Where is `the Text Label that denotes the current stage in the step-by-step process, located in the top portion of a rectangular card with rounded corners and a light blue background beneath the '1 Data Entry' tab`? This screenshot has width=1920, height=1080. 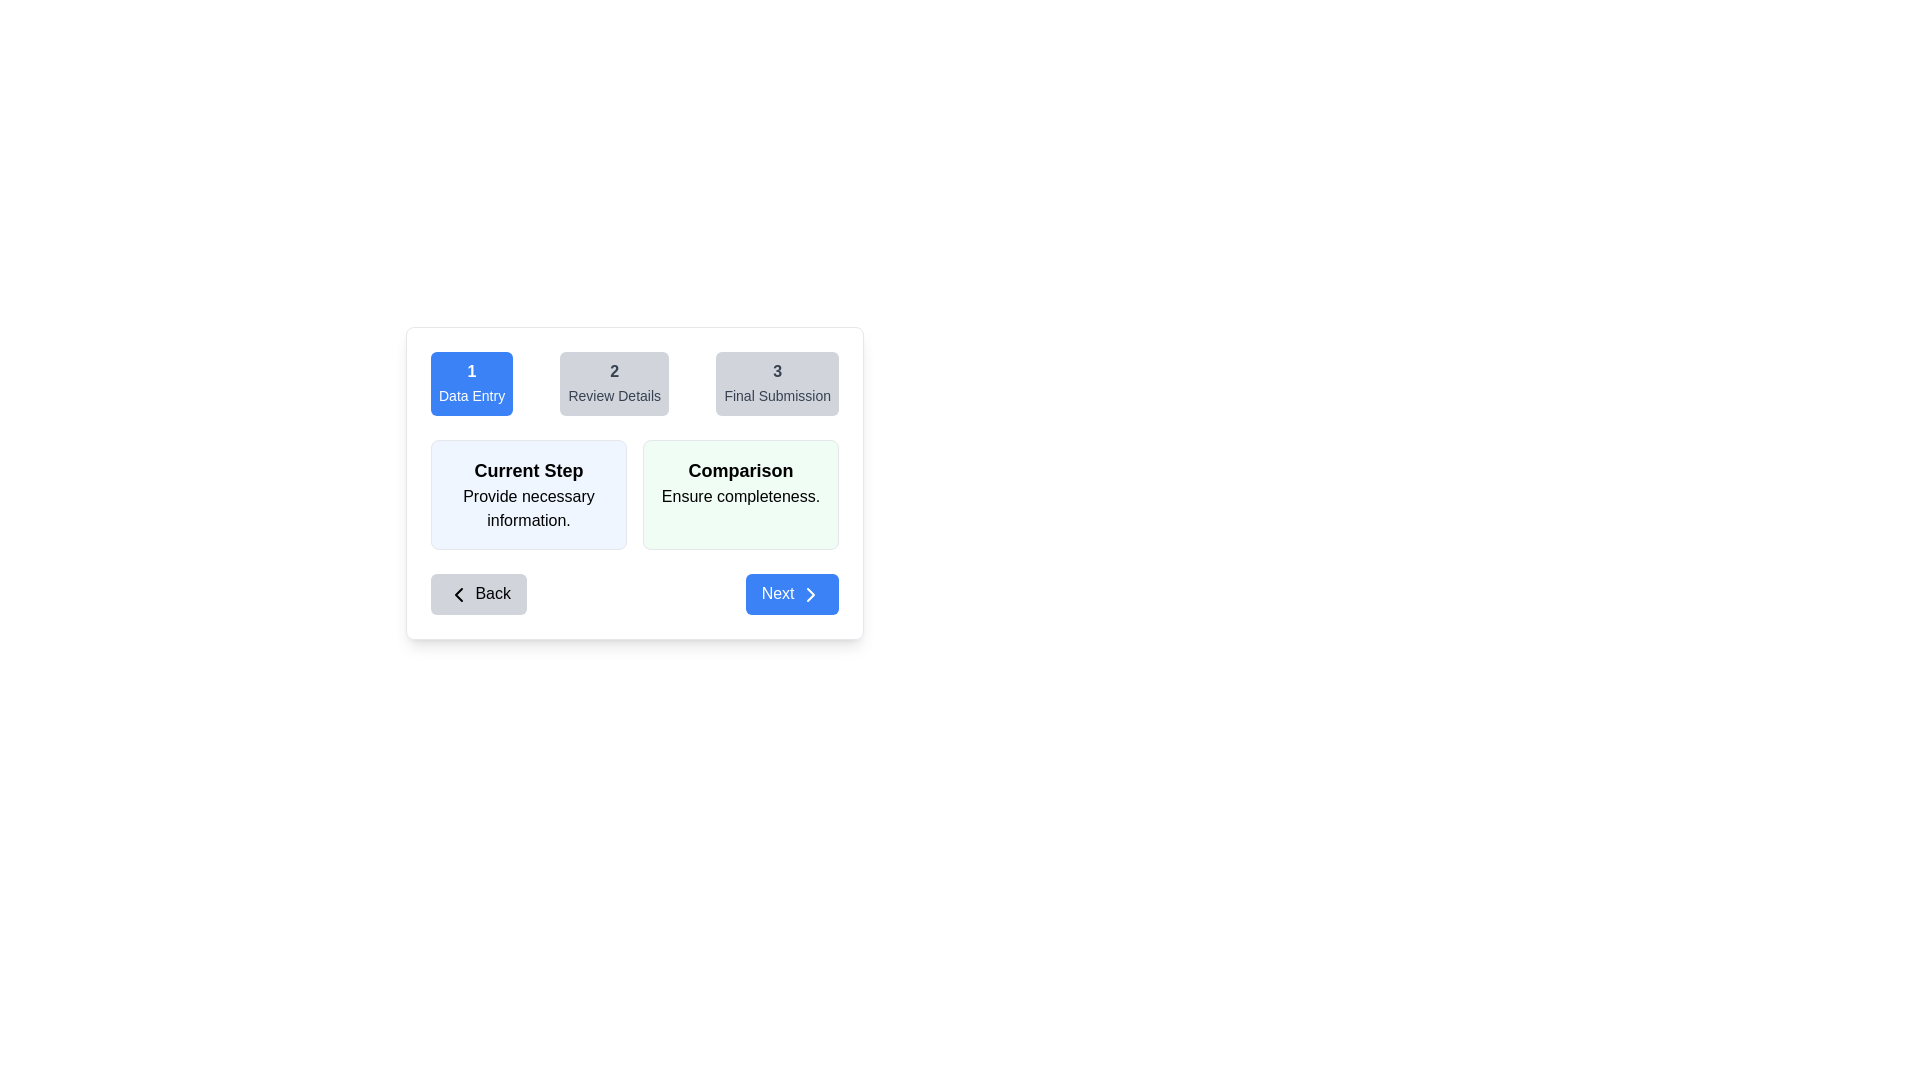 the Text Label that denotes the current stage in the step-by-step process, located in the top portion of a rectangular card with rounded corners and a light blue background beneath the '1 Data Entry' tab is located at coordinates (528, 470).